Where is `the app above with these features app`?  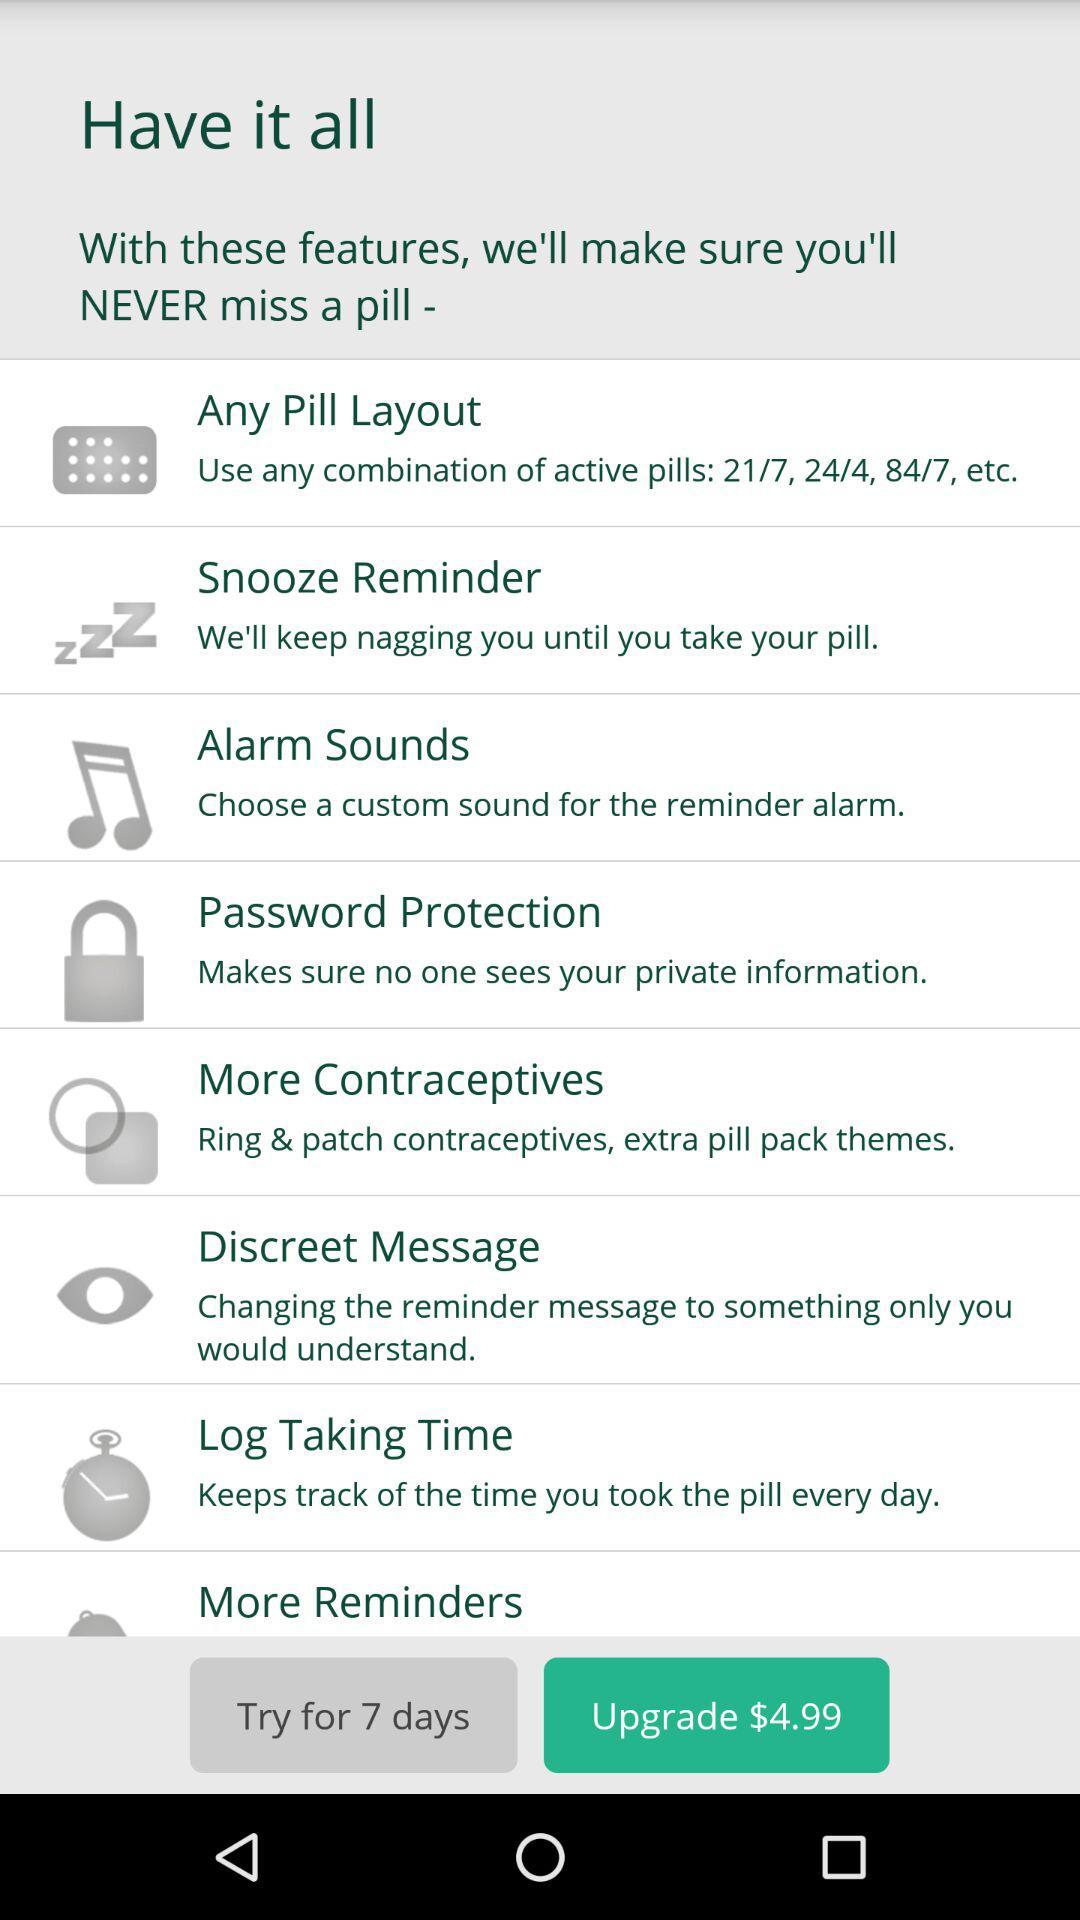
the app above with these features app is located at coordinates (540, 121).